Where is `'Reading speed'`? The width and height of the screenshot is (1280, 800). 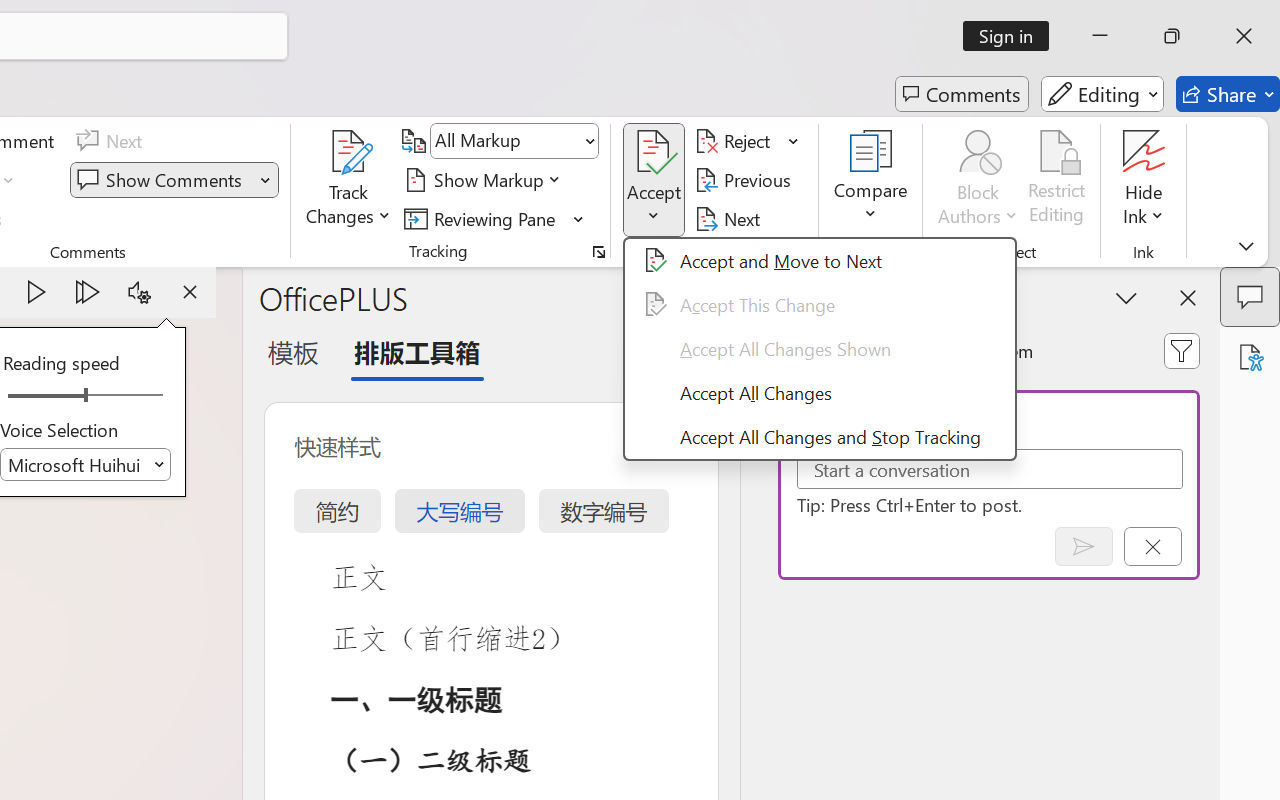
'Reading speed' is located at coordinates (84, 395).